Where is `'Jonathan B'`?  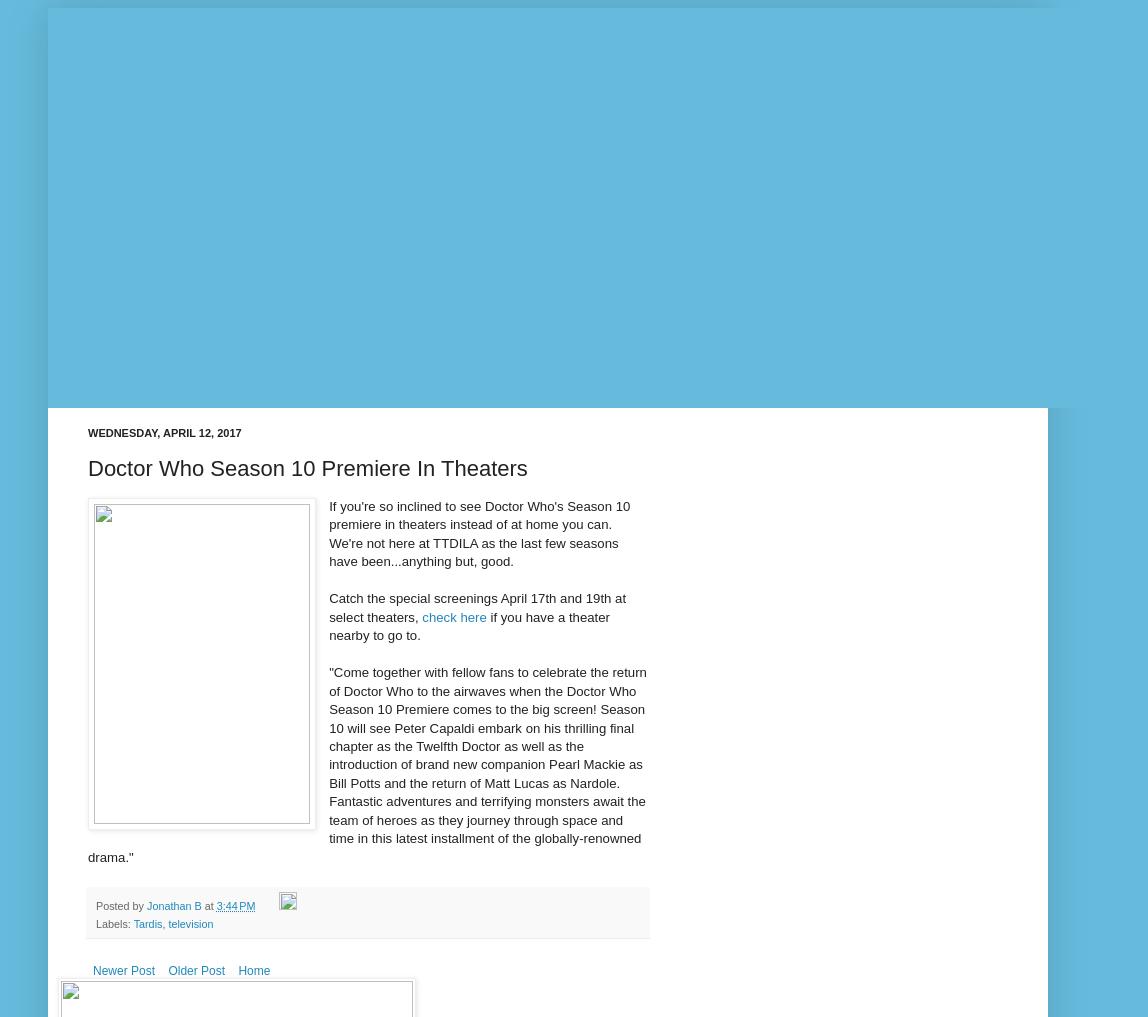 'Jonathan B' is located at coordinates (174, 905).